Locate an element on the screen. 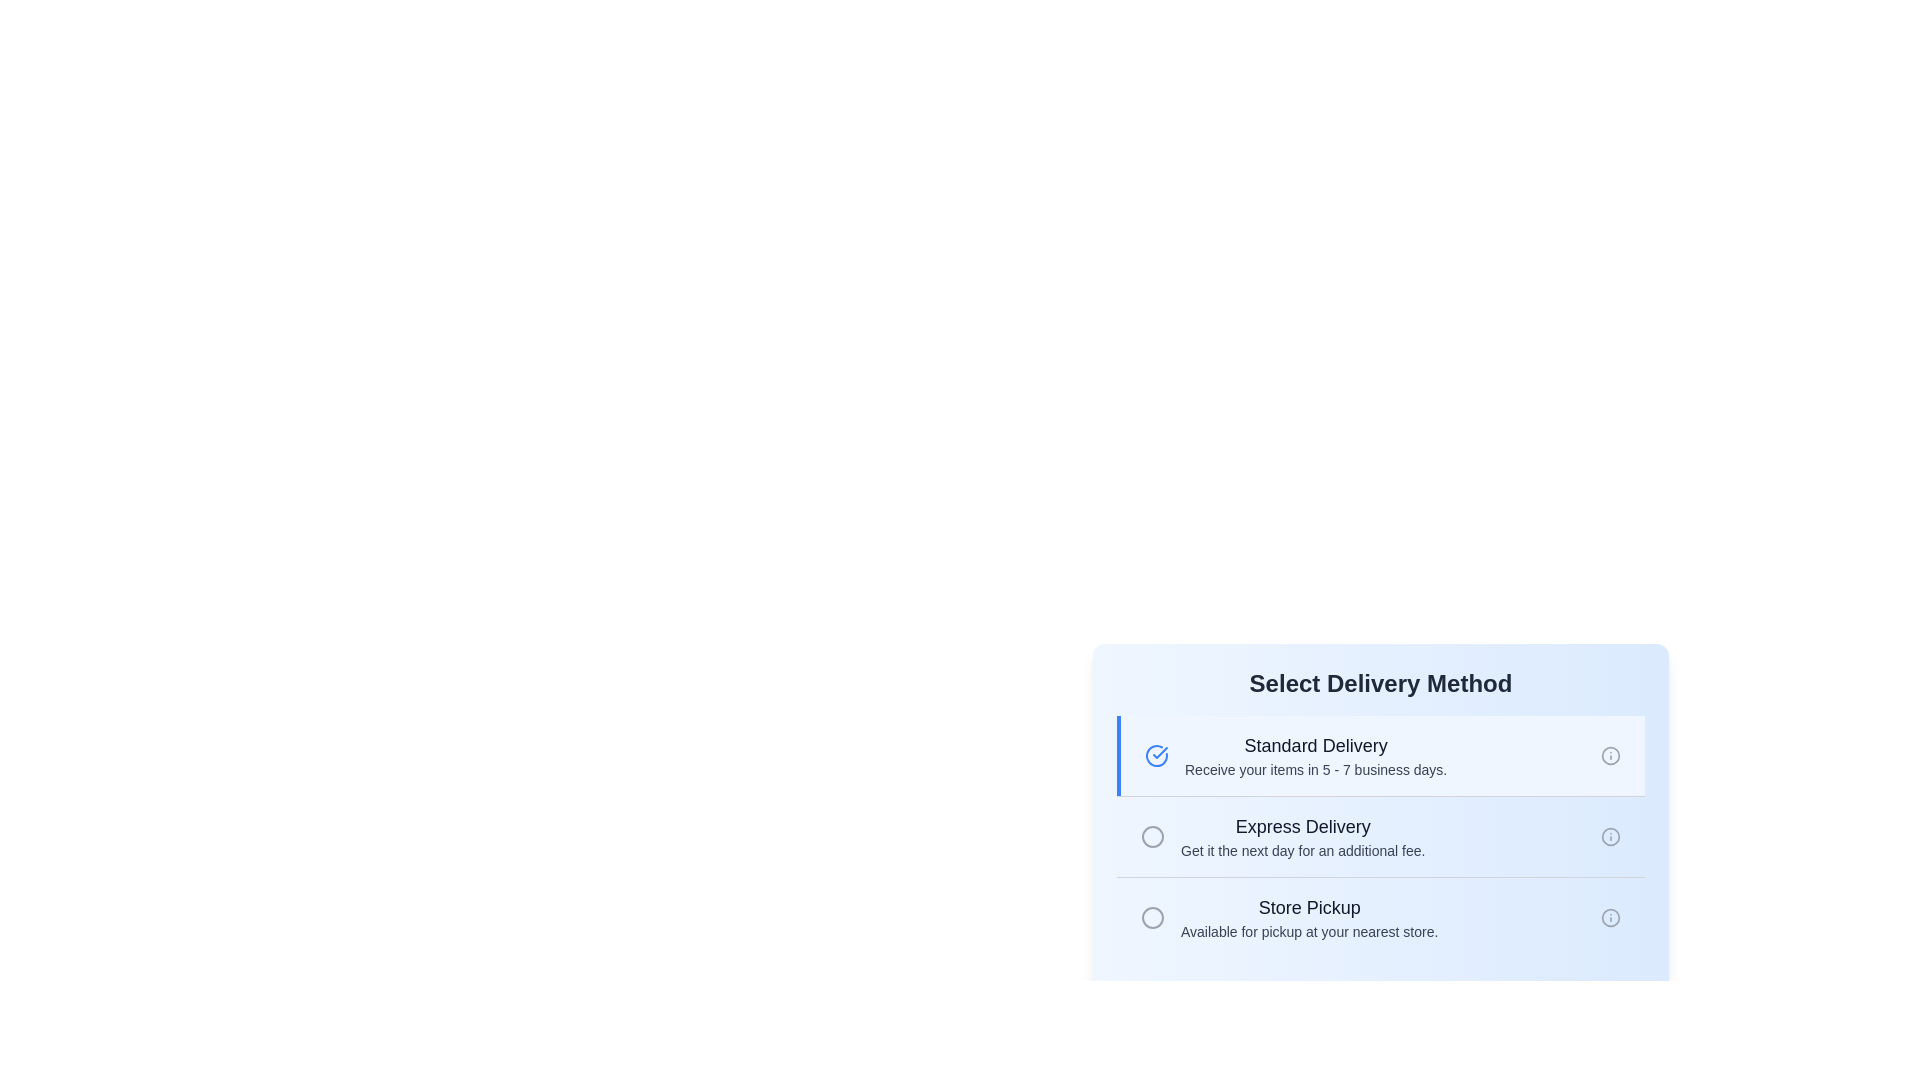  the circular indicator within the gray-bordered area is located at coordinates (1152, 837).